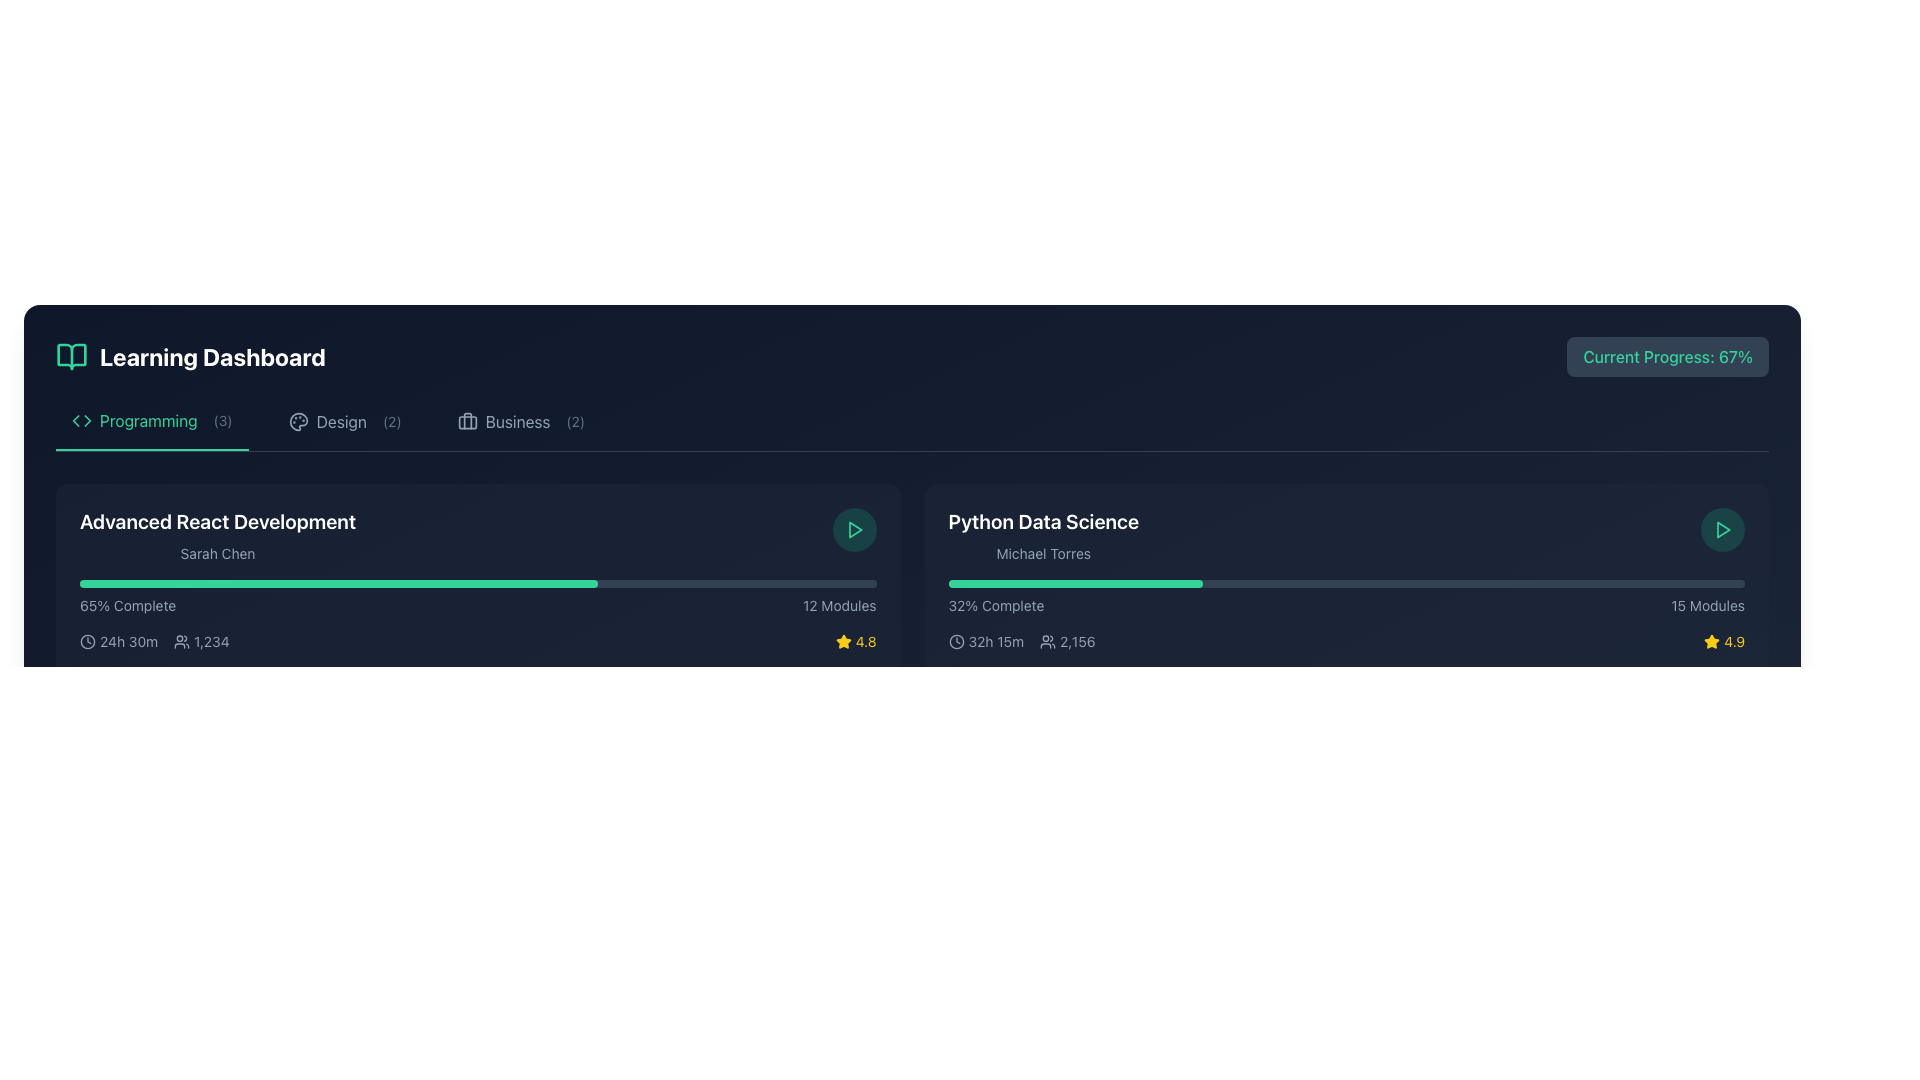 This screenshot has width=1920, height=1080. I want to click on the Rating display element that consists of a yellow star icon and the text '4.9', located at the bottom right corner of the 'Python Data Science' card, next to the modules count text '15 Modules', so click(1723, 641).